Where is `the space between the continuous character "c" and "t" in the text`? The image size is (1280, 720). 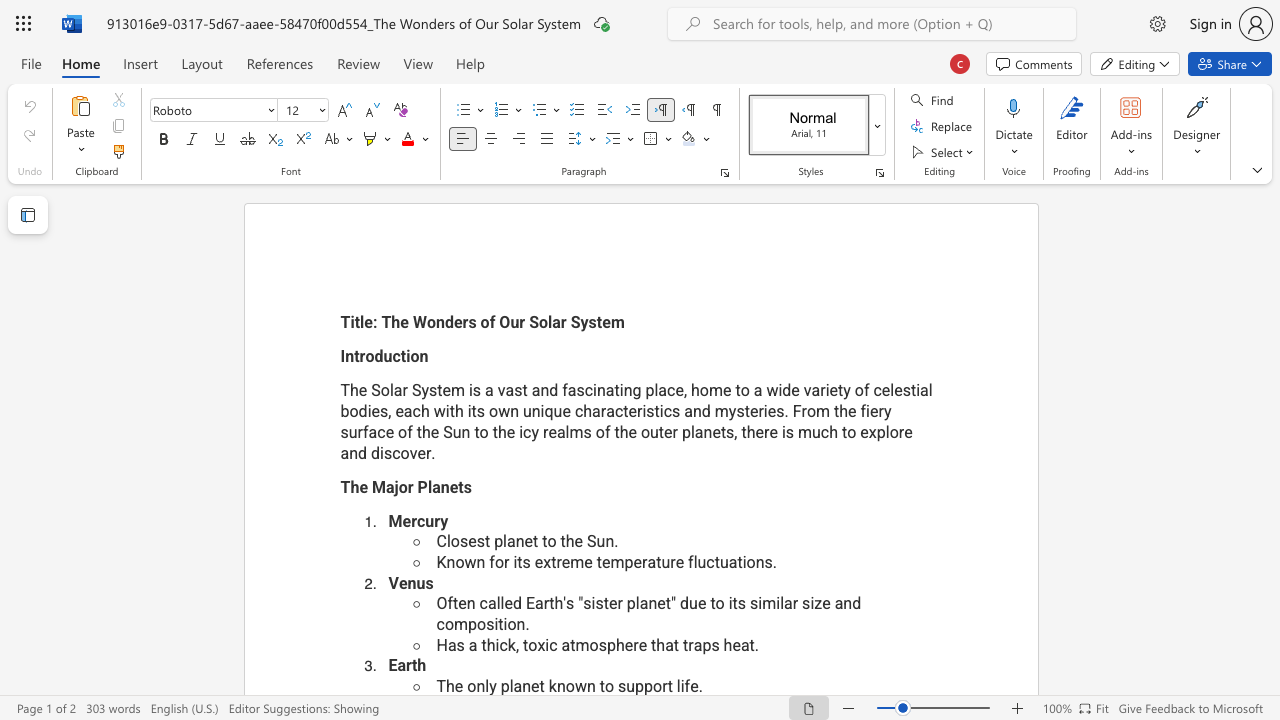 the space between the continuous character "c" and "t" in the text is located at coordinates (713, 562).